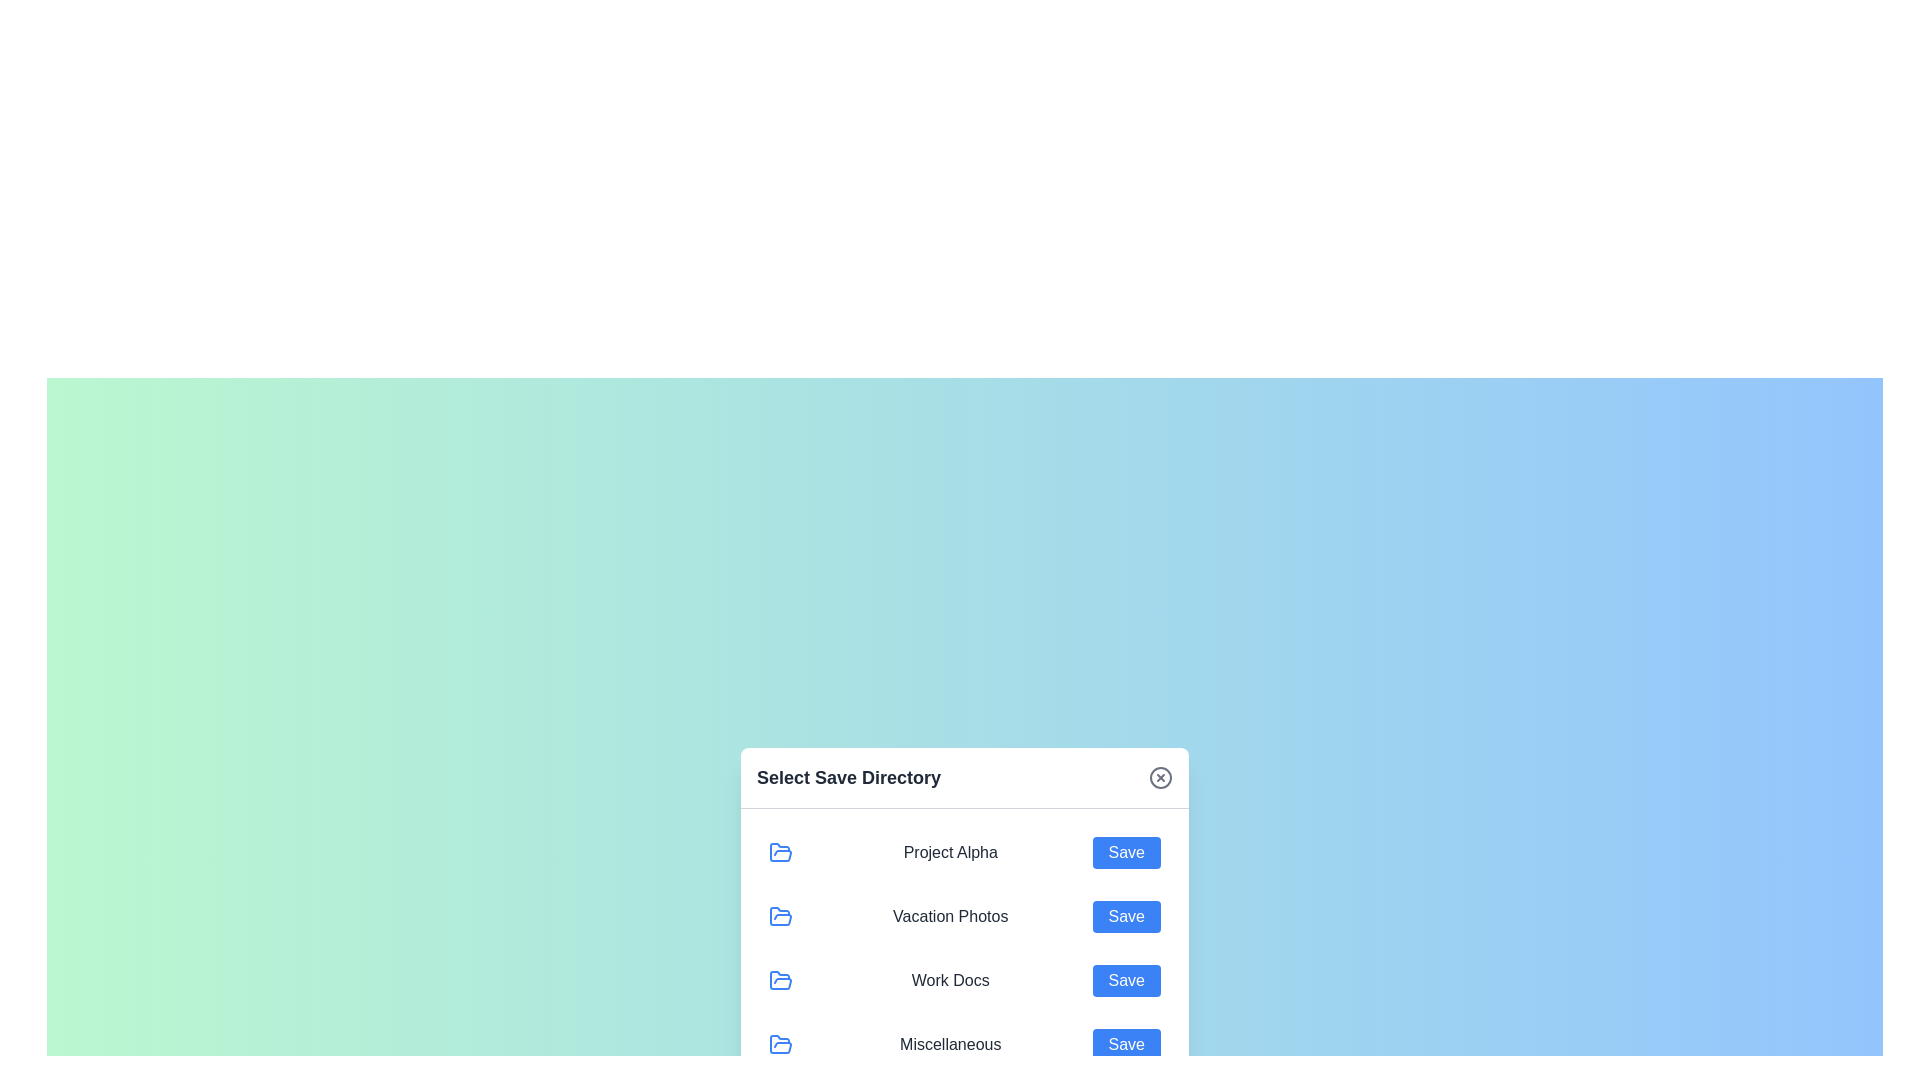 The width and height of the screenshot is (1920, 1080). I want to click on 'Save' button for the directory Miscellaneous, so click(1126, 1043).